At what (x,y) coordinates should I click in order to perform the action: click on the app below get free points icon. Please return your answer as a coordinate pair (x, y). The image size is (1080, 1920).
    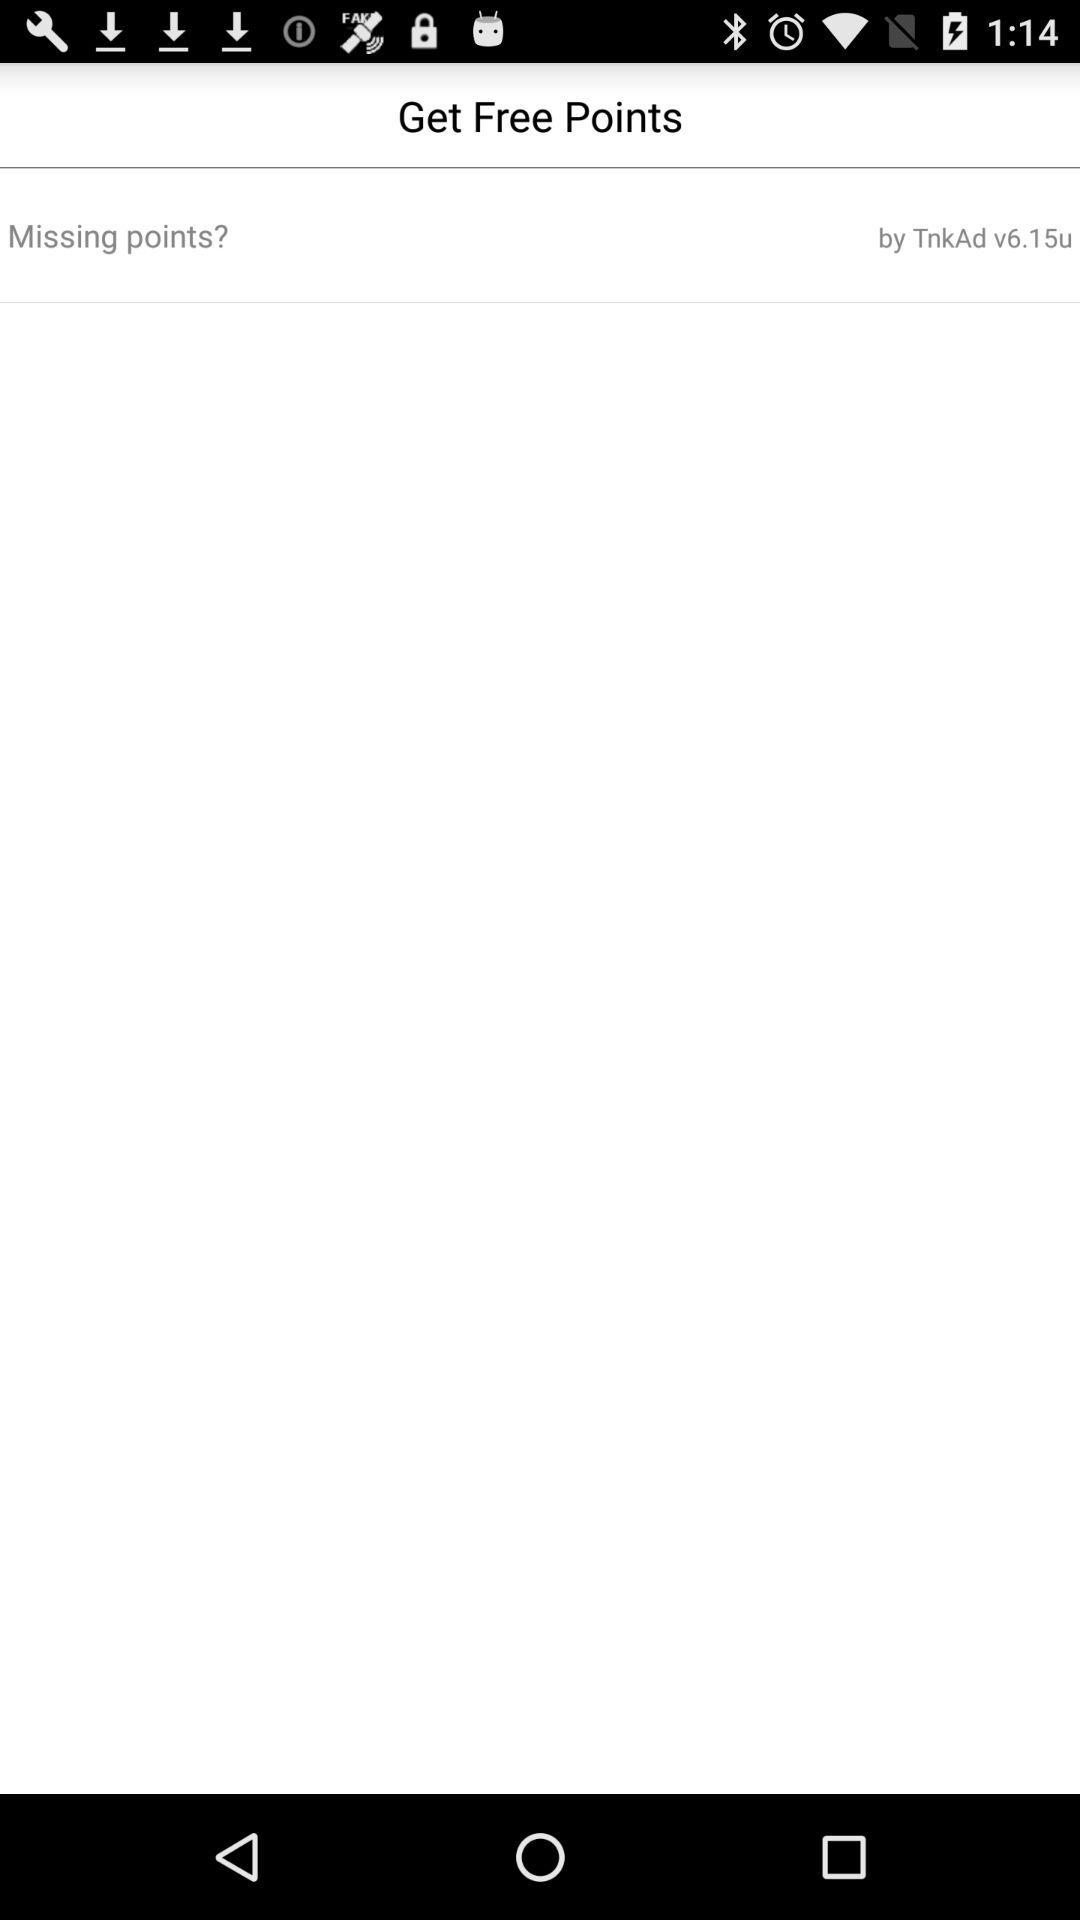
    Looking at the image, I should click on (361, 235).